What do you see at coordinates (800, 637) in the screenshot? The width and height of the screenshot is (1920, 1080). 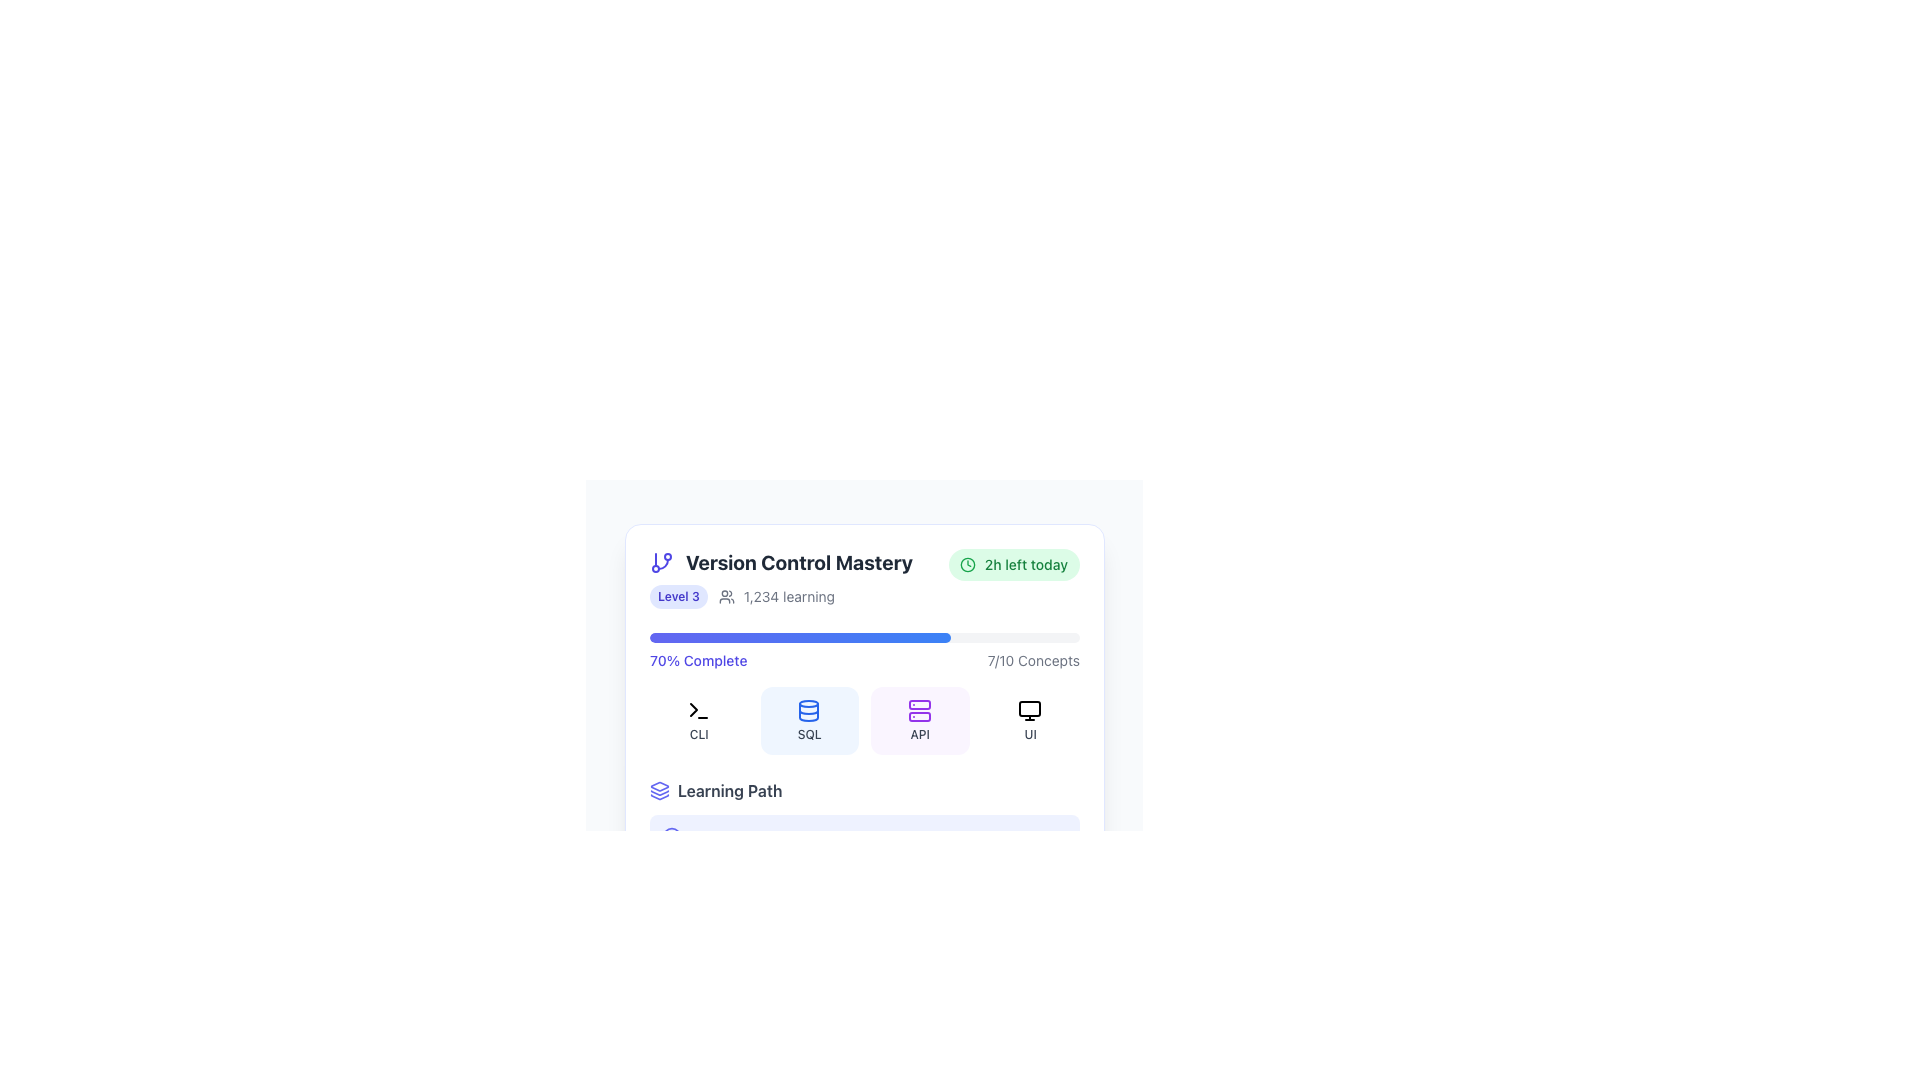 I see `the filled portion of the progress bar that indicates a 70% completion rate, located below the title '70% Complete' and next to '7/10 Concepts'` at bounding box center [800, 637].